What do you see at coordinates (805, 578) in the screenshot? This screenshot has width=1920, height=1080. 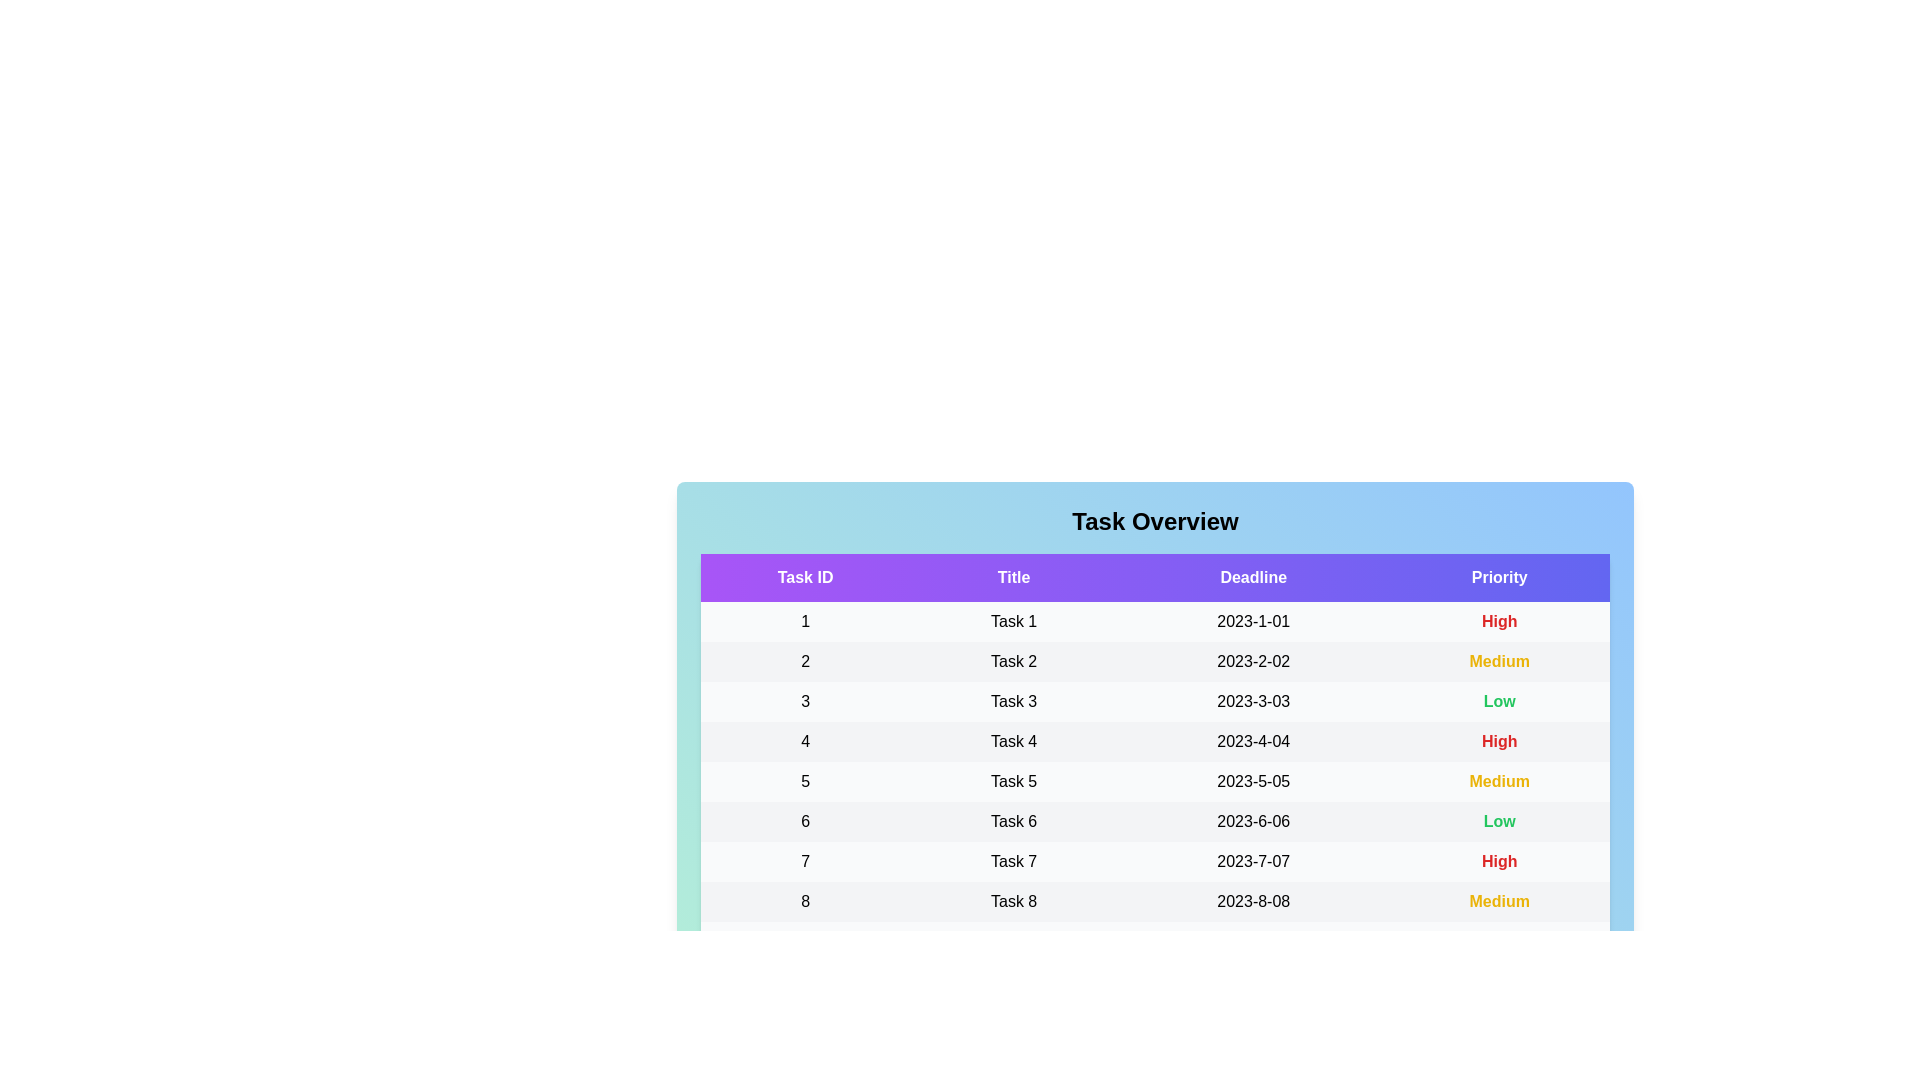 I see `the column header Task ID to sort the tasks by that column` at bounding box center [805, 578].